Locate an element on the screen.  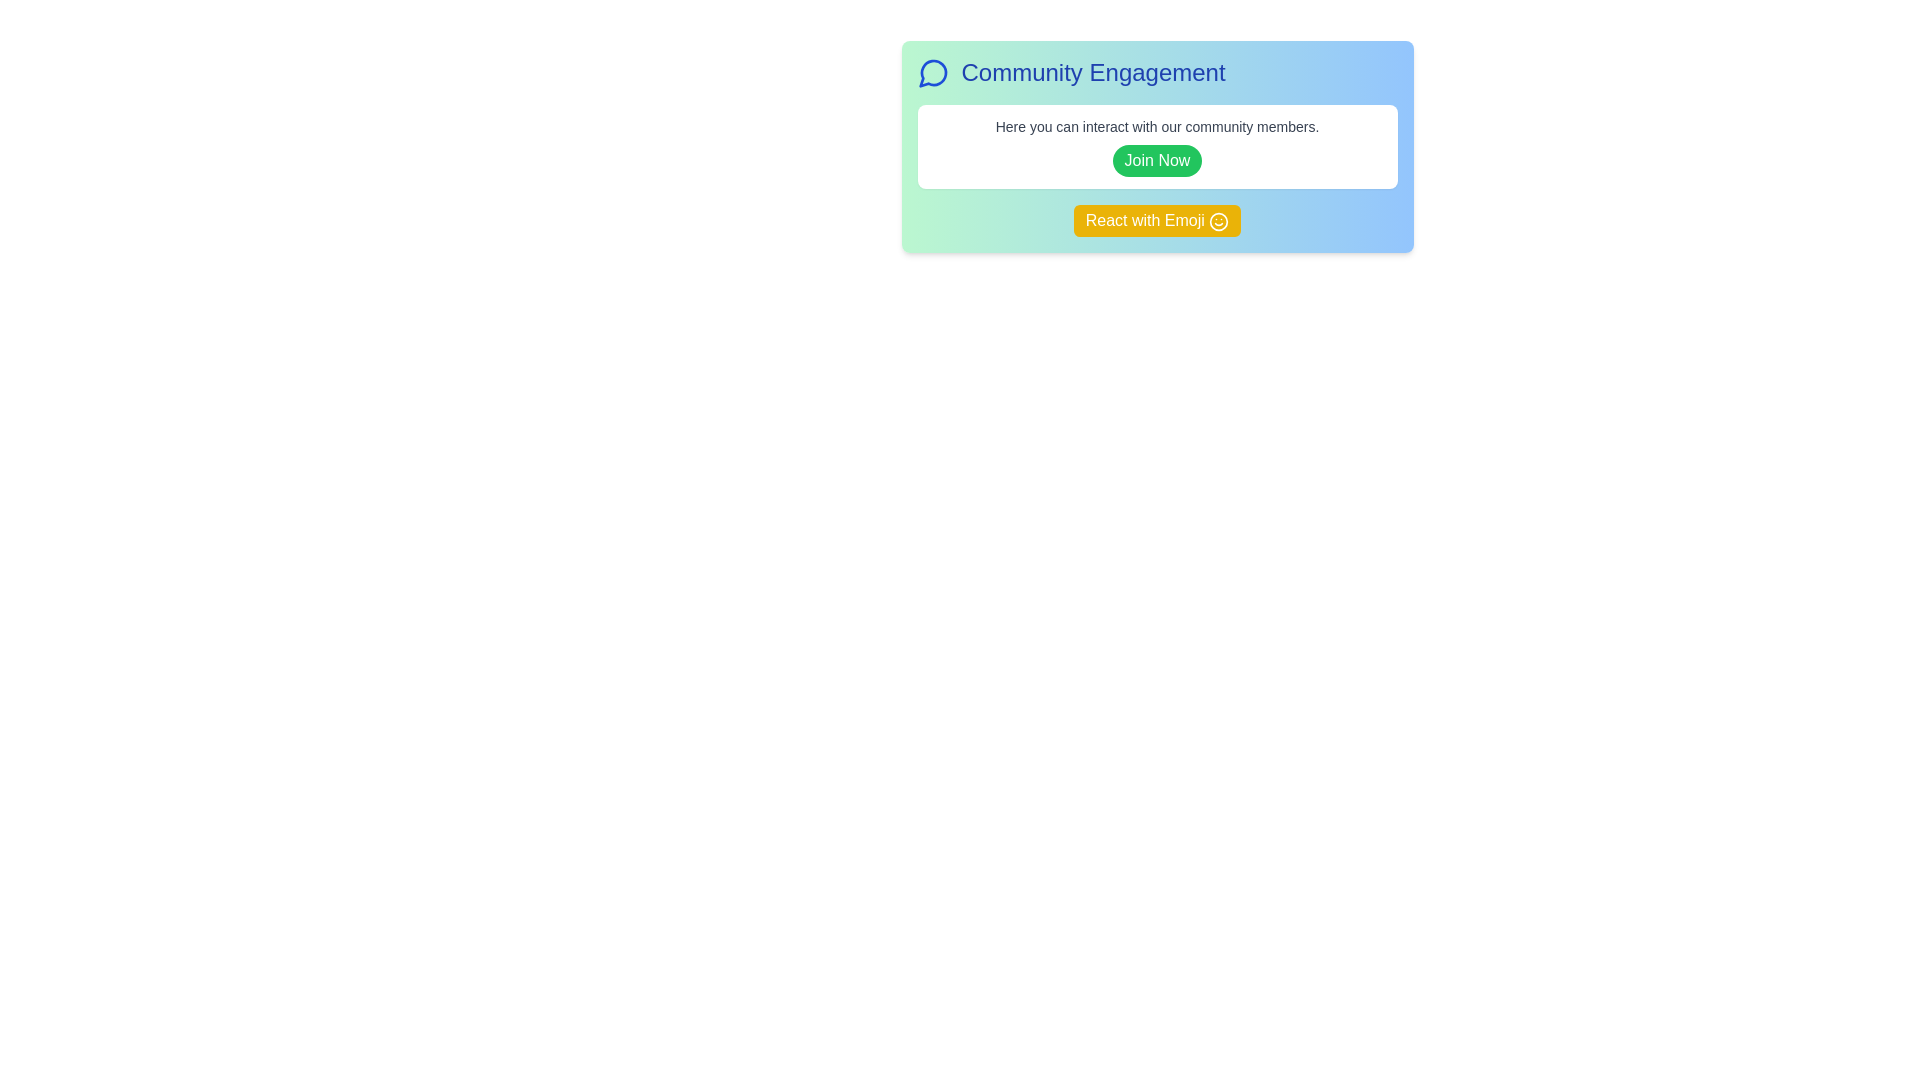
the text block that says 'Here you can interact with our community members.', styled in medium size and gray color, located above the green 'Join Now' button is located at coordinates (1157, 127).